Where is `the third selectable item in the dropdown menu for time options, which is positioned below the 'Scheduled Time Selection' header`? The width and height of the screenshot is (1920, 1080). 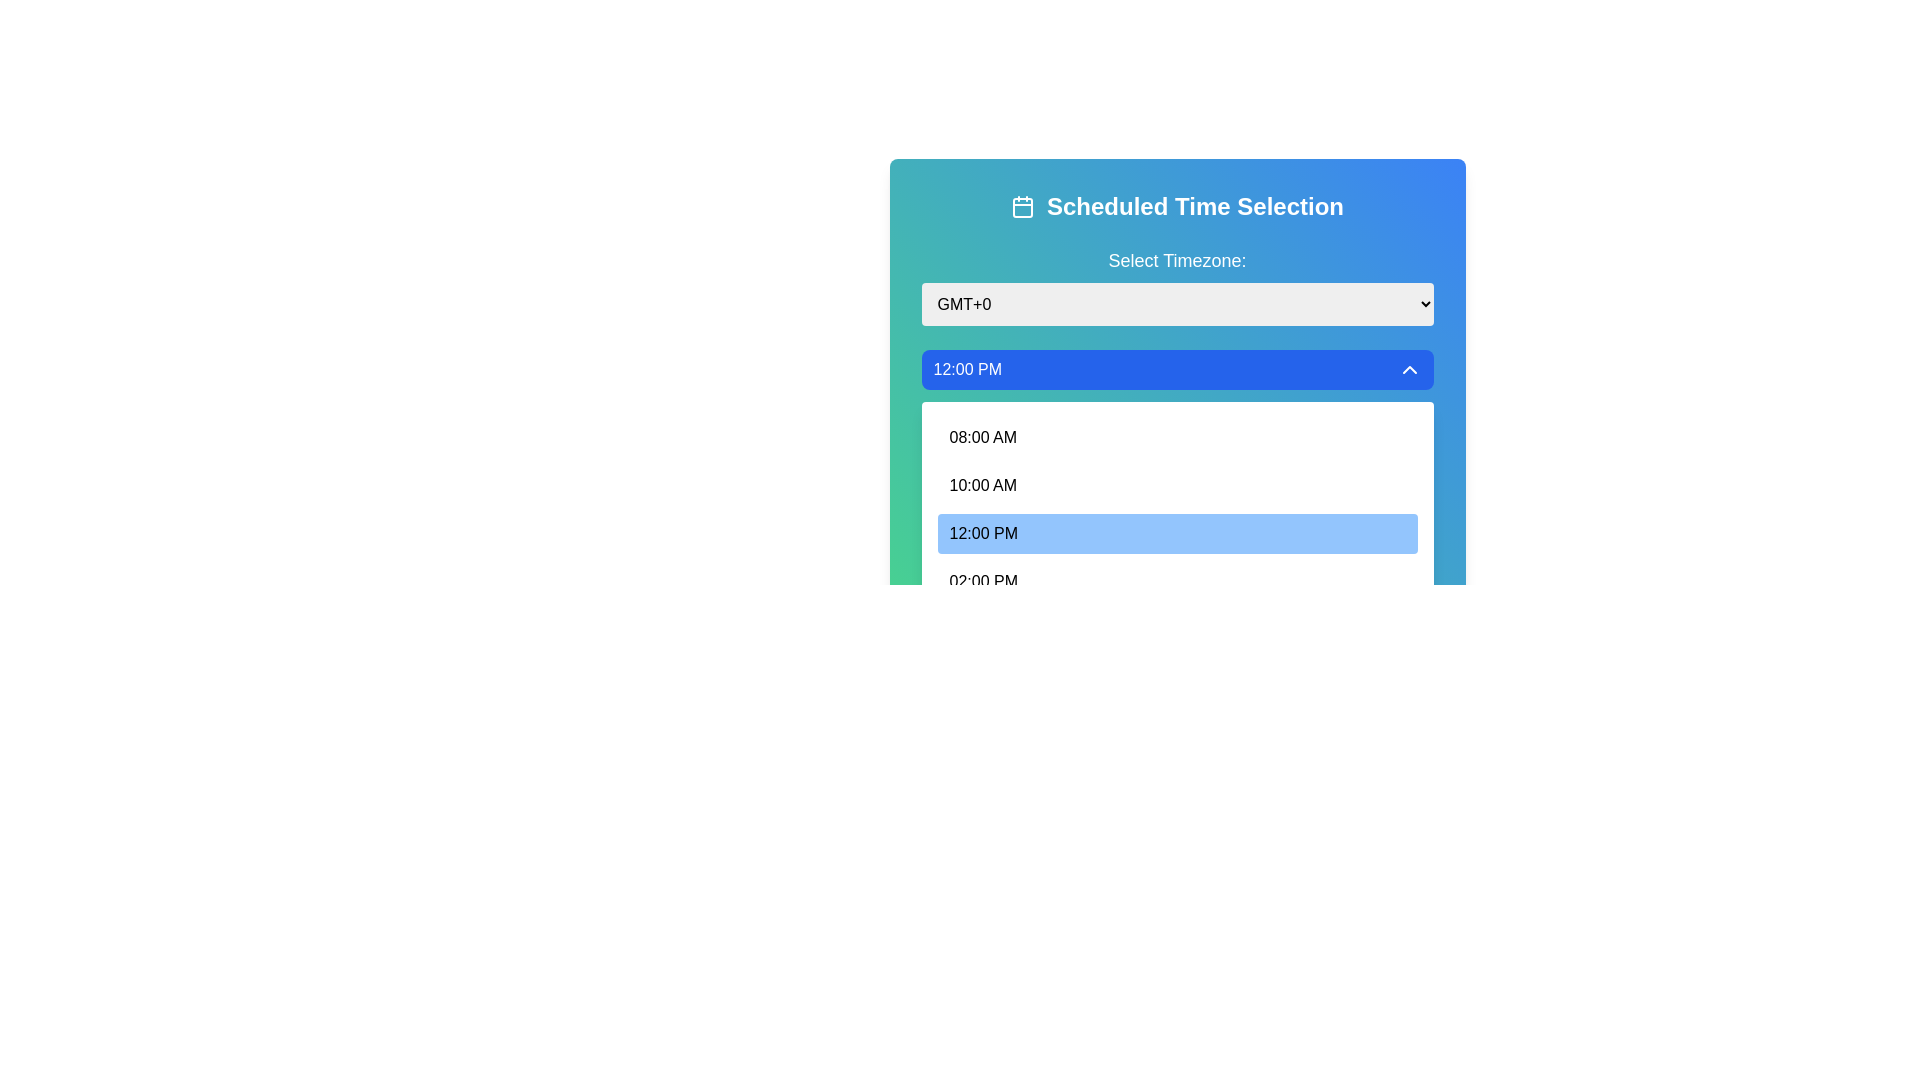
the third selectable item in the dropdown menu for time options, which is positioned below the 'Scheduled Time Selection' header is located at coordinates (1177, 507).